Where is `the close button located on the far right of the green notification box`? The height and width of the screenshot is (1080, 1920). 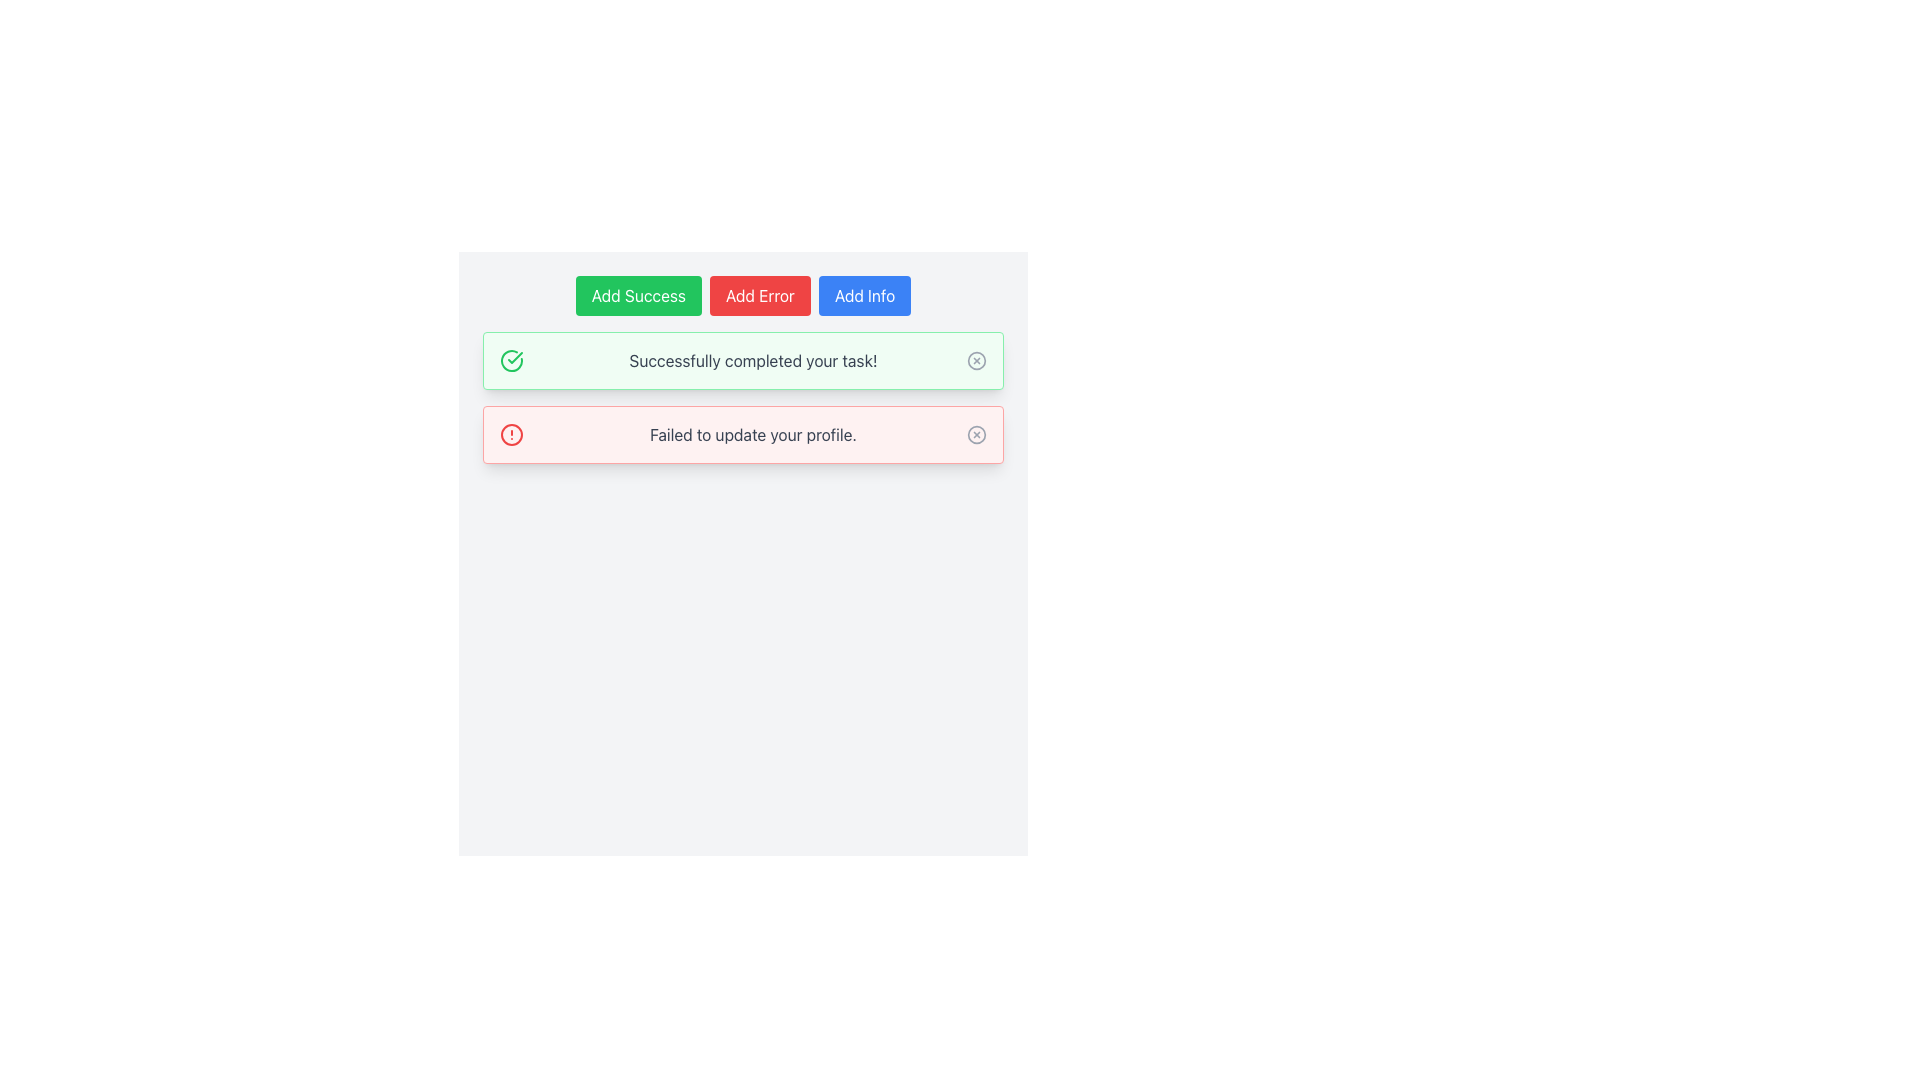 the close button located on the far right of the green notification box is located at coordinates (977, 361).